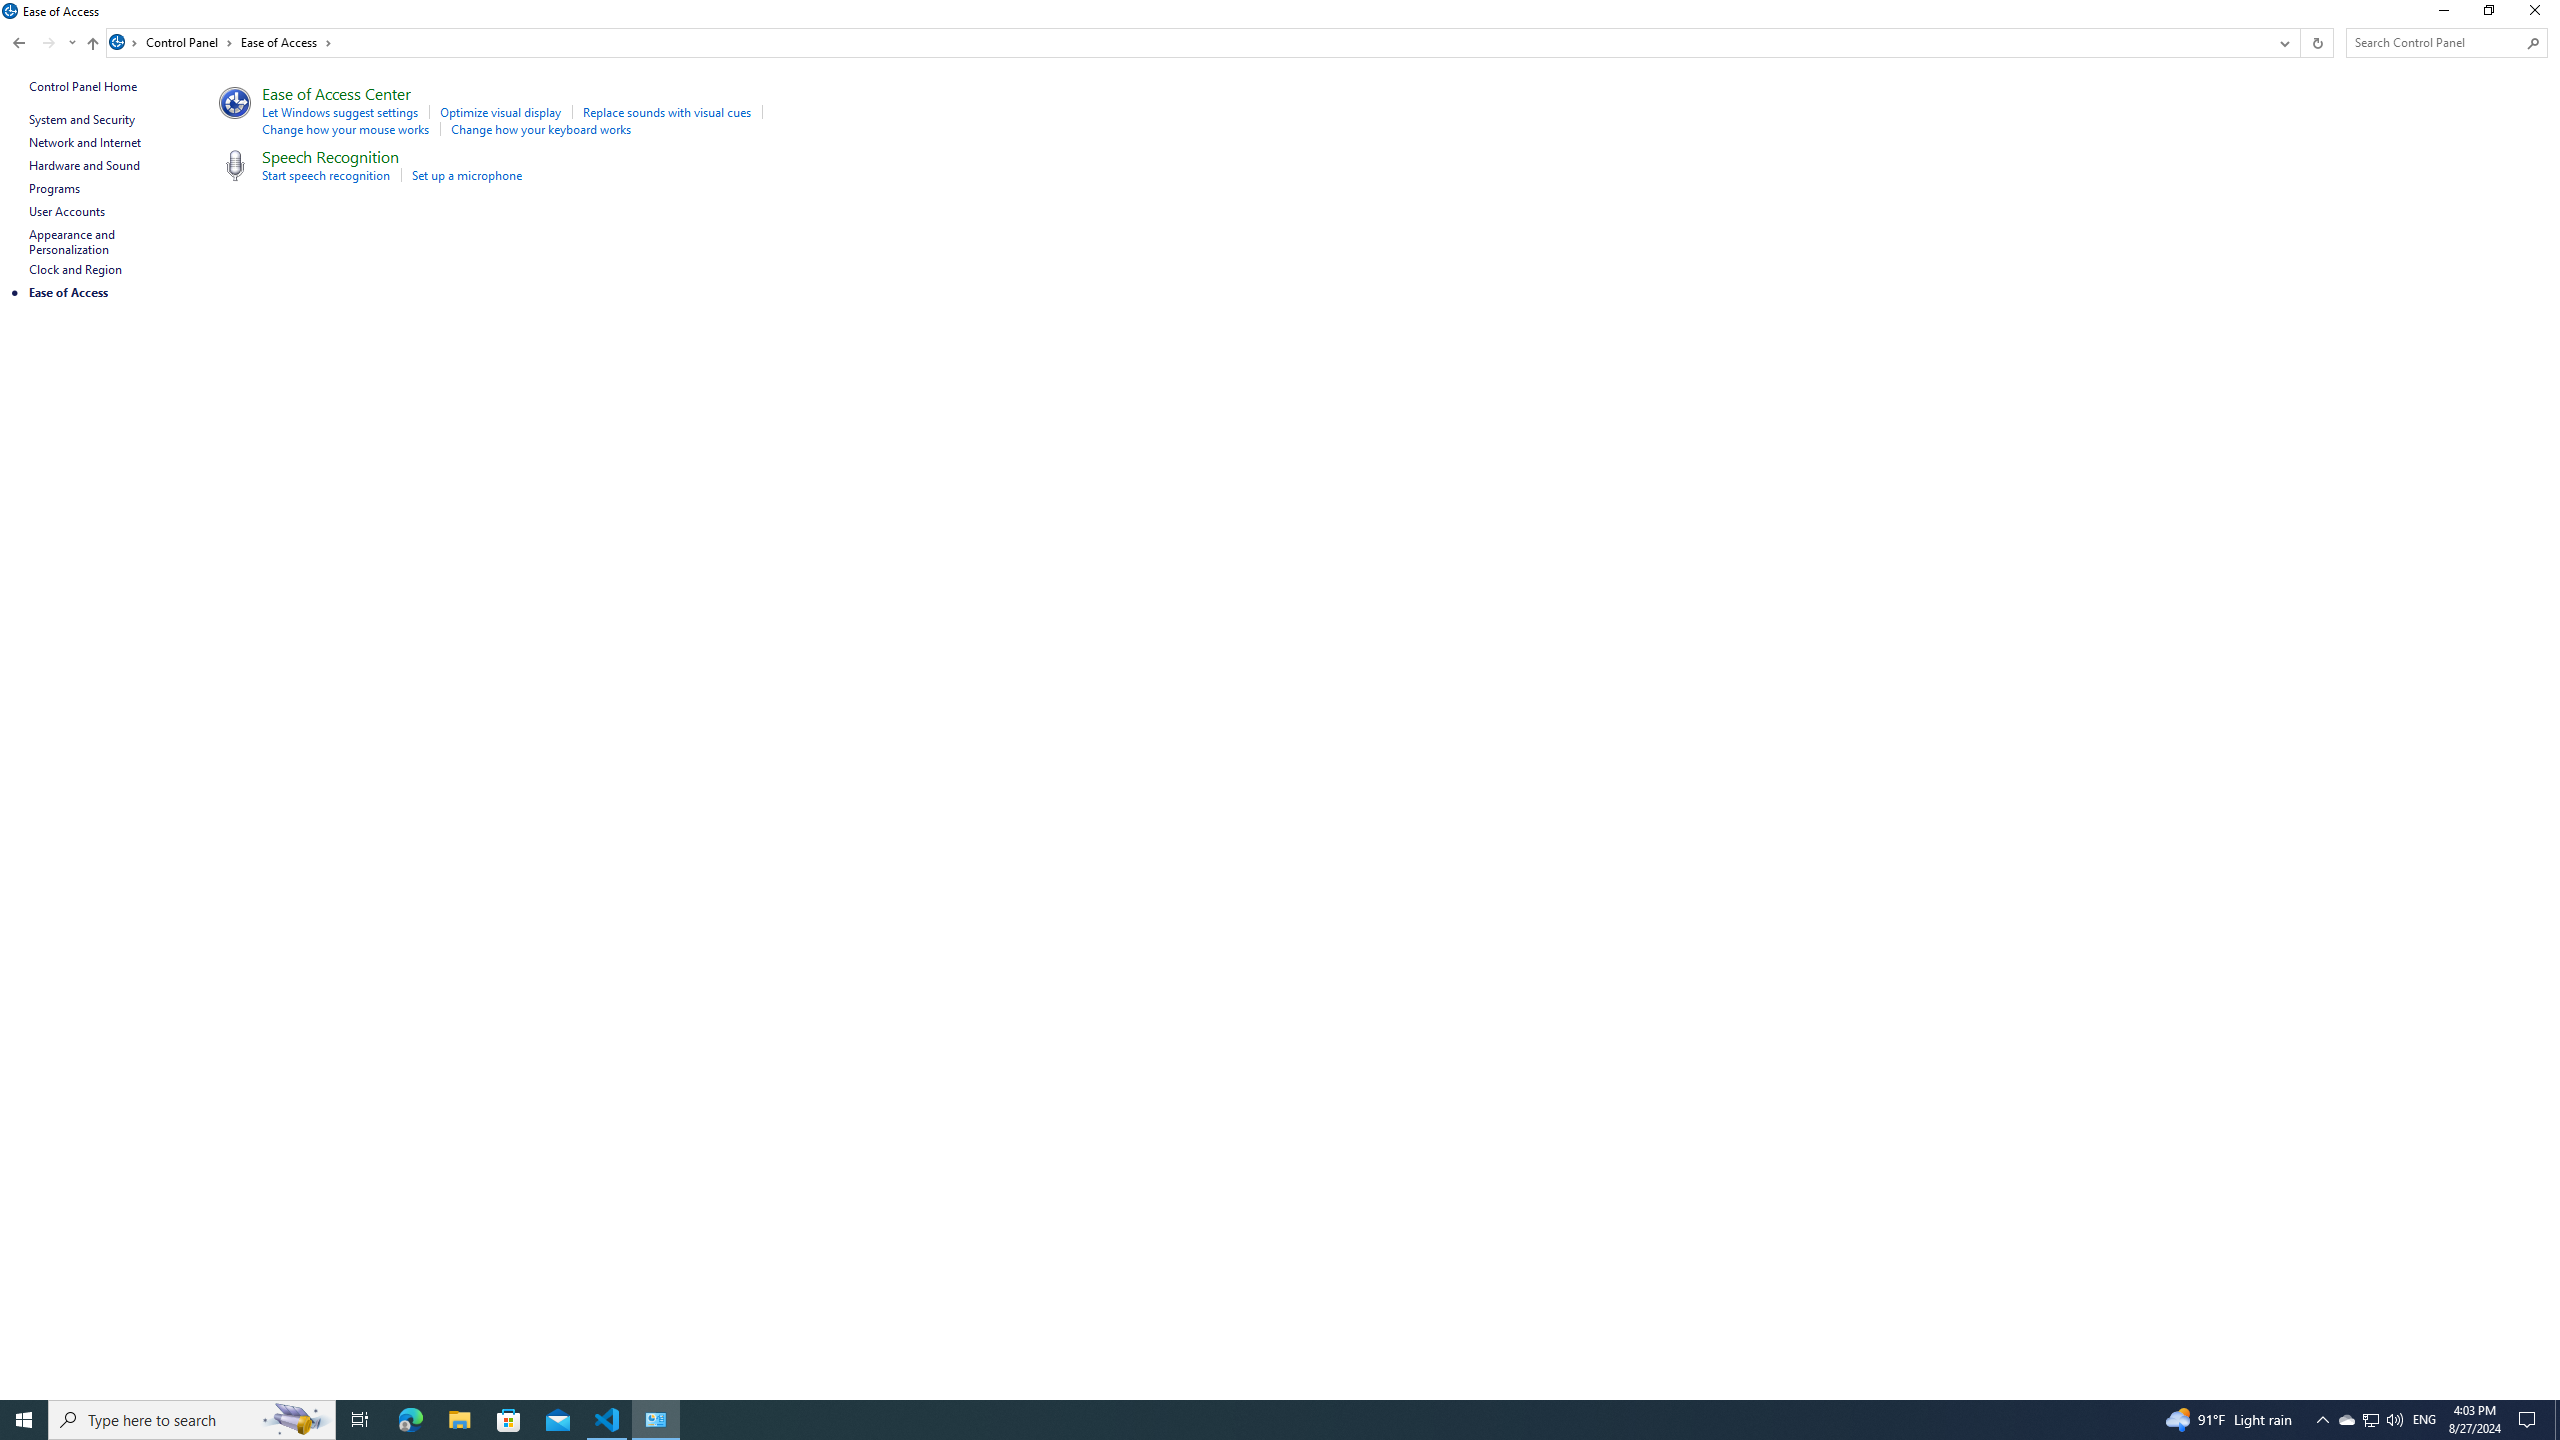  What do you see at coordinates (232, 164) in the screenshot?
I see `'Icon'` at bounding box center [232, 164].